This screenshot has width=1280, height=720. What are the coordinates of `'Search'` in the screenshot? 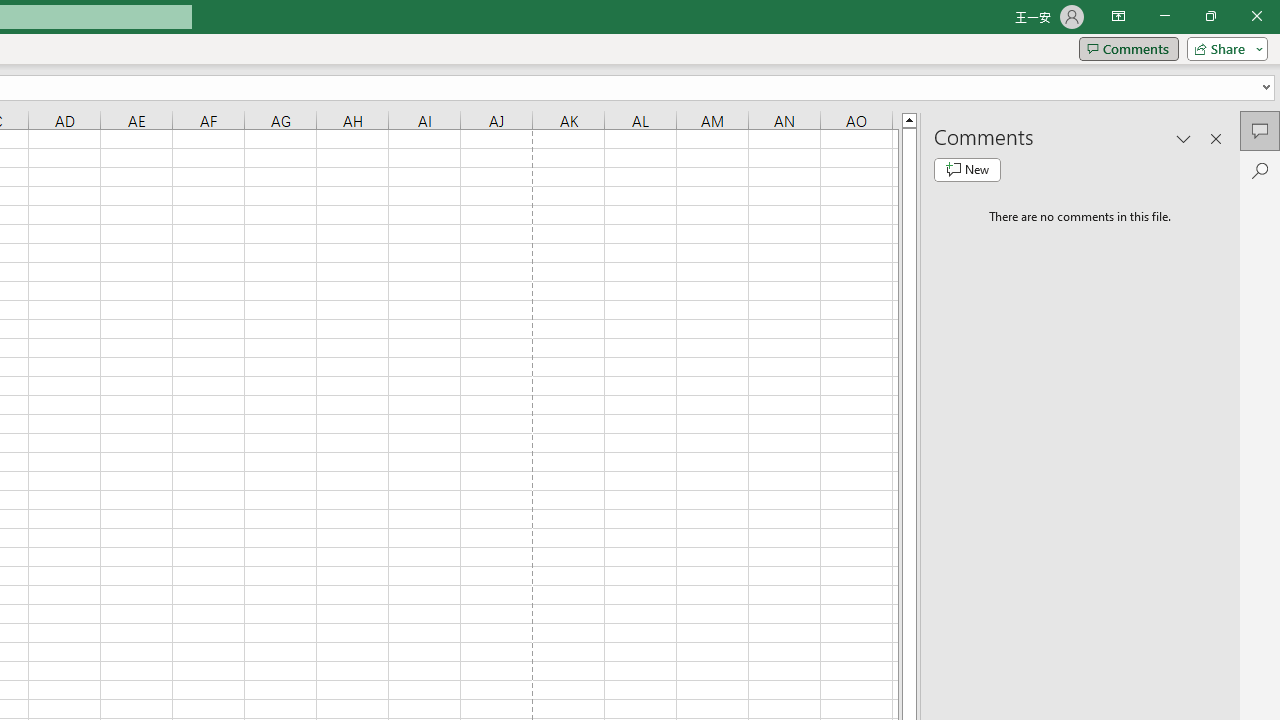 It's located at (1259, 170).